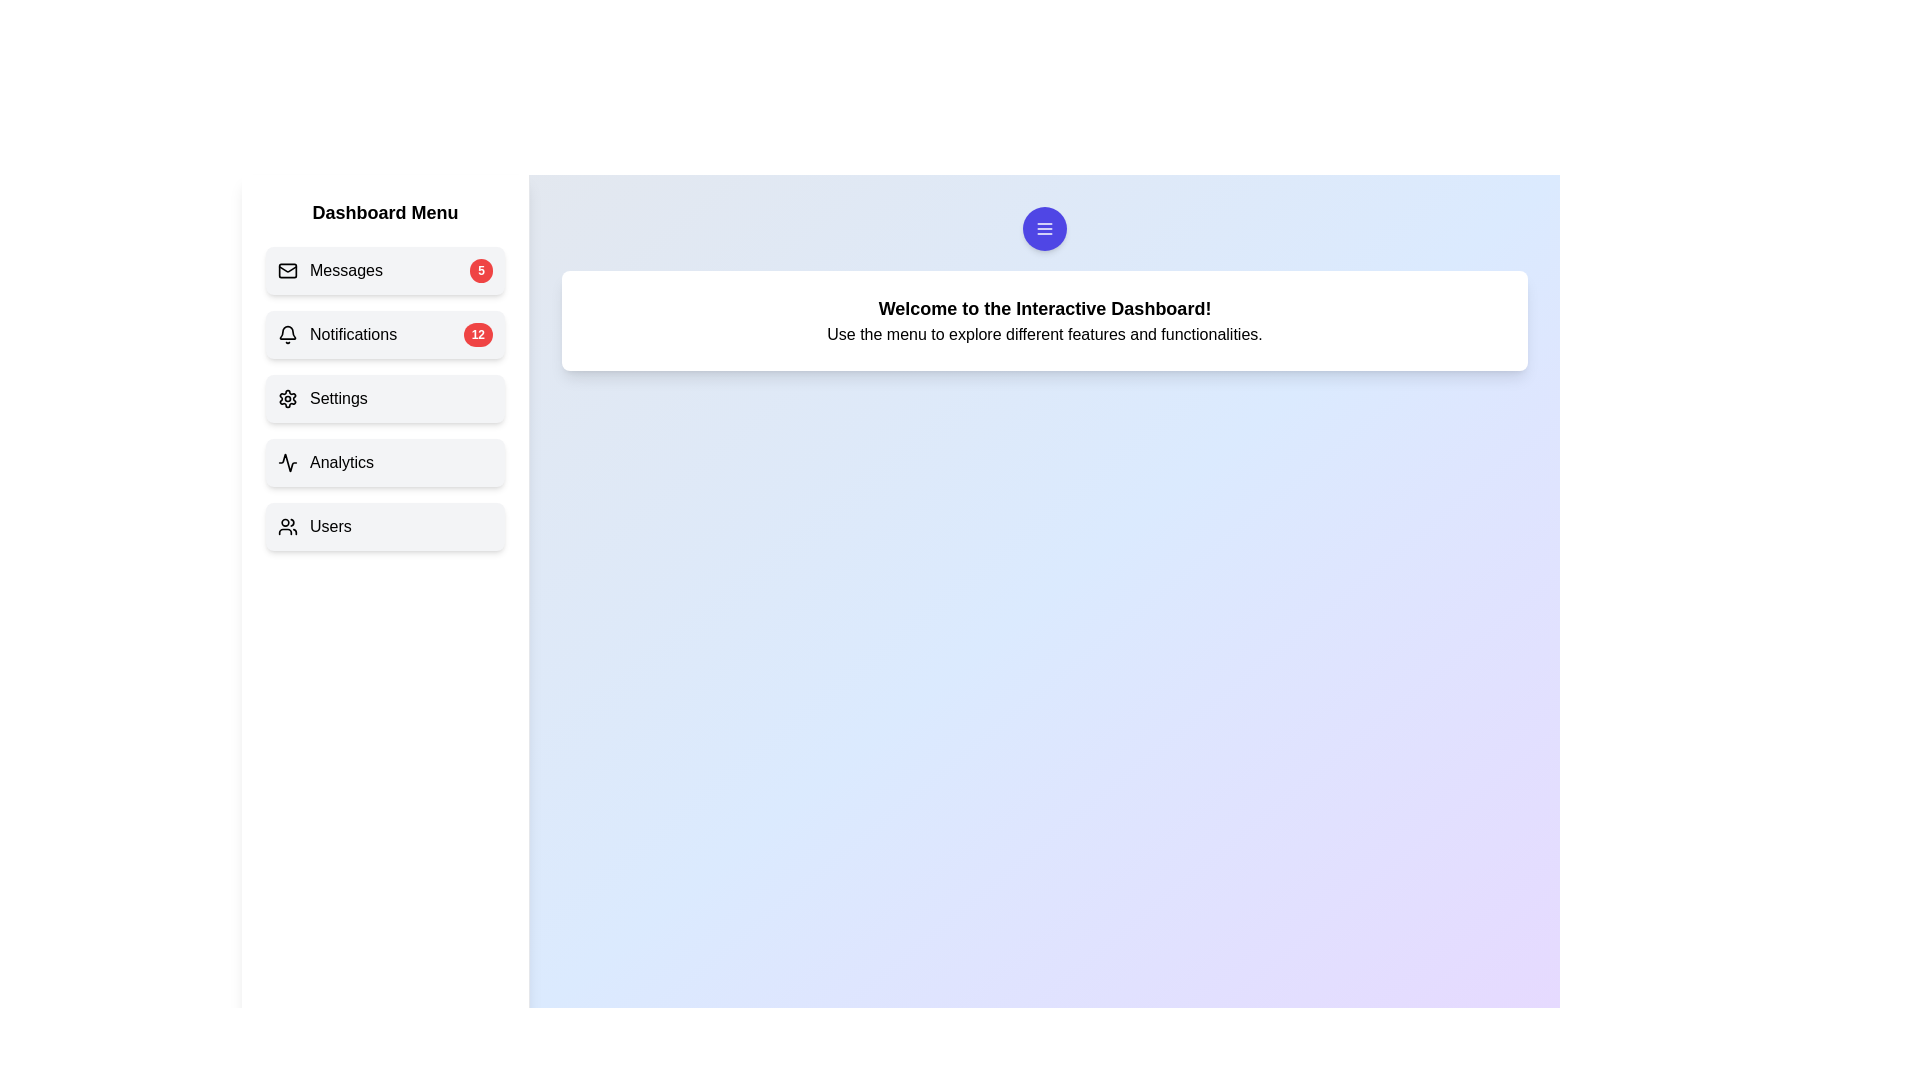 This screenshot has height=1080, width=1920. I want to click on the menu item Analytics to navigate to its respective section, so click(385, 462).